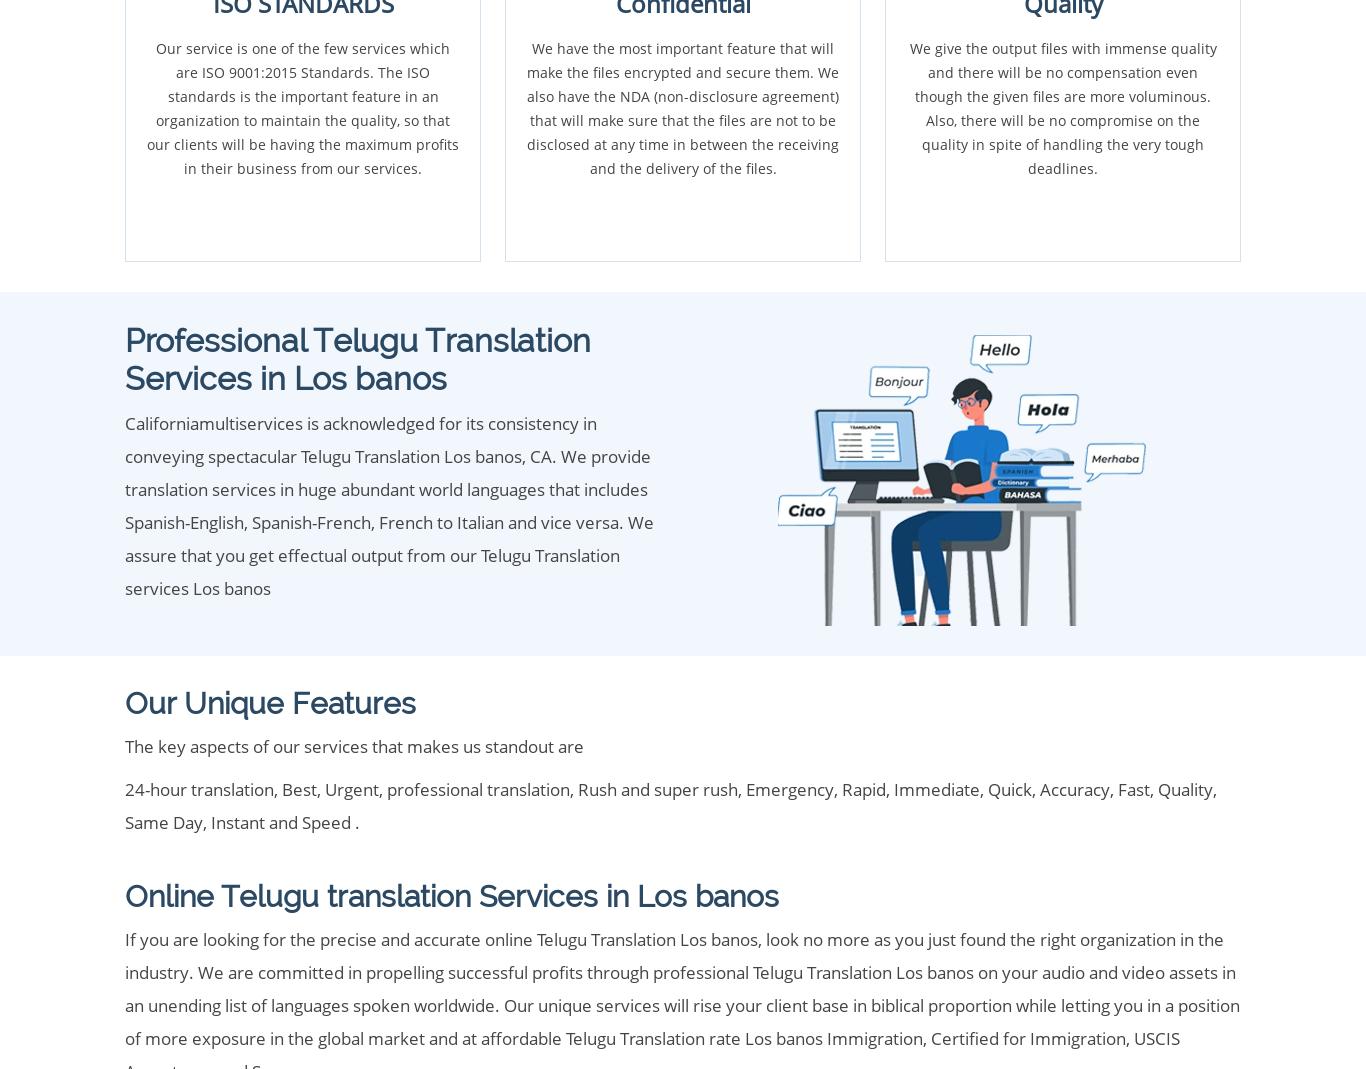 Image resolution: width=1366 pixels, height=1069 pixels. Describe the element at coordinates (205, 928) in the screenshot. I see `'List of services'` at that location.